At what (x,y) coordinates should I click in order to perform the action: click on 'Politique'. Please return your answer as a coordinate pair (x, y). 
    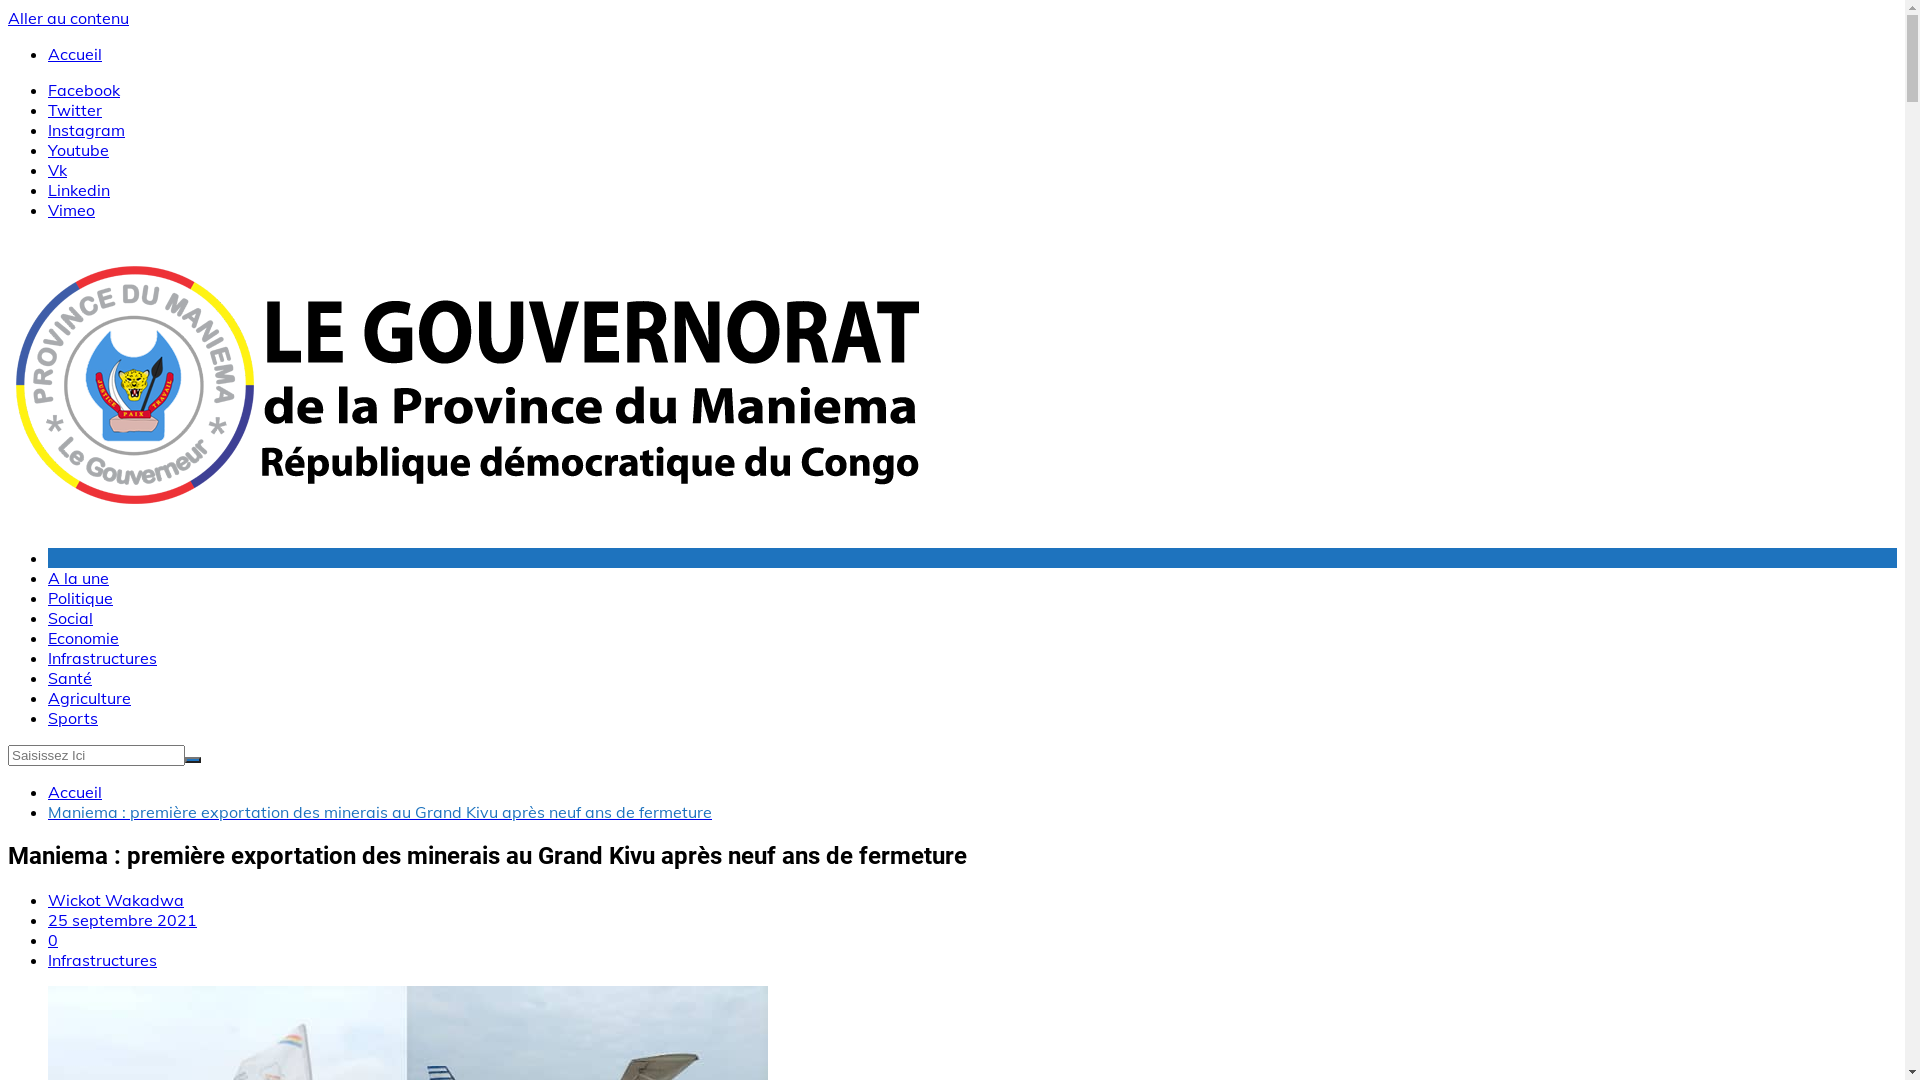
    Looking at the image, I should click on (48, 596).